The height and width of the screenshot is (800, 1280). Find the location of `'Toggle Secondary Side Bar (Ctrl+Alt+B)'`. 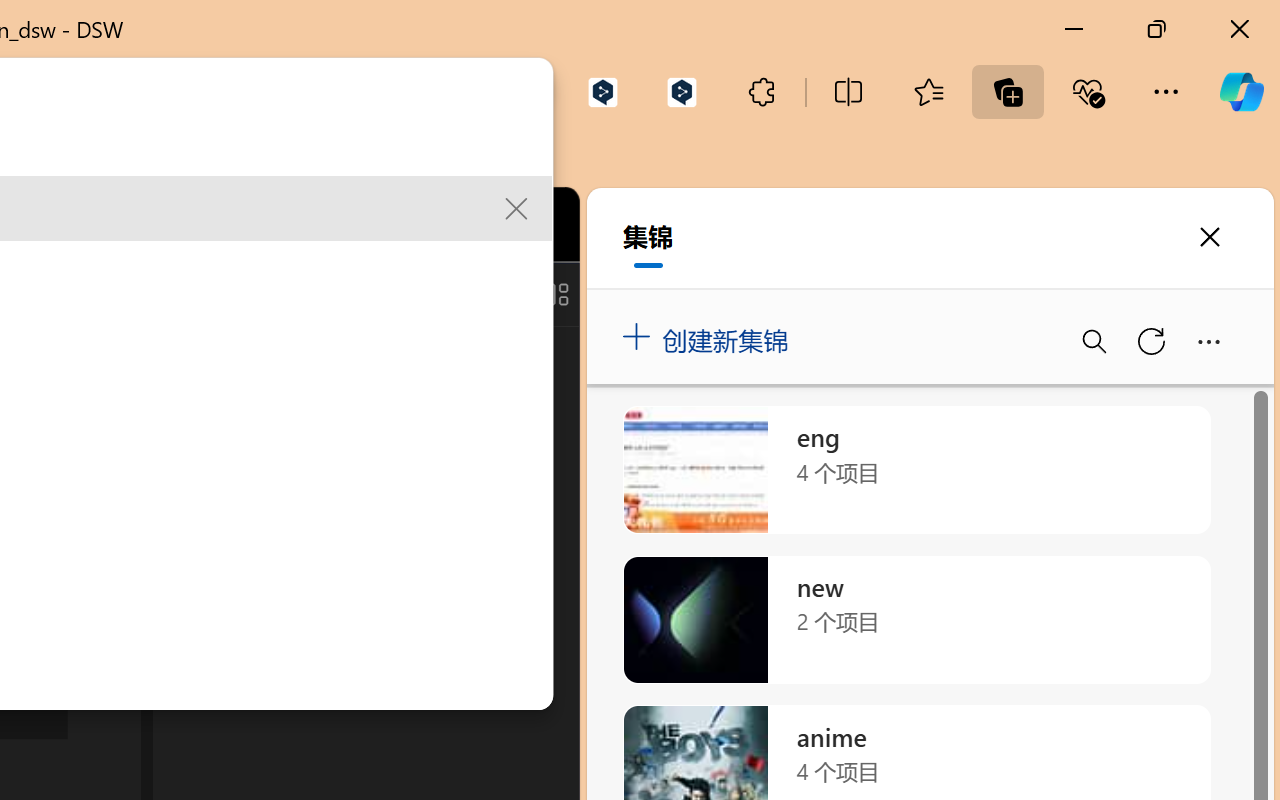

'Toggle Secondary Side Bar (Ctrl+Alt+B)' is located at coordinates (506, 294).